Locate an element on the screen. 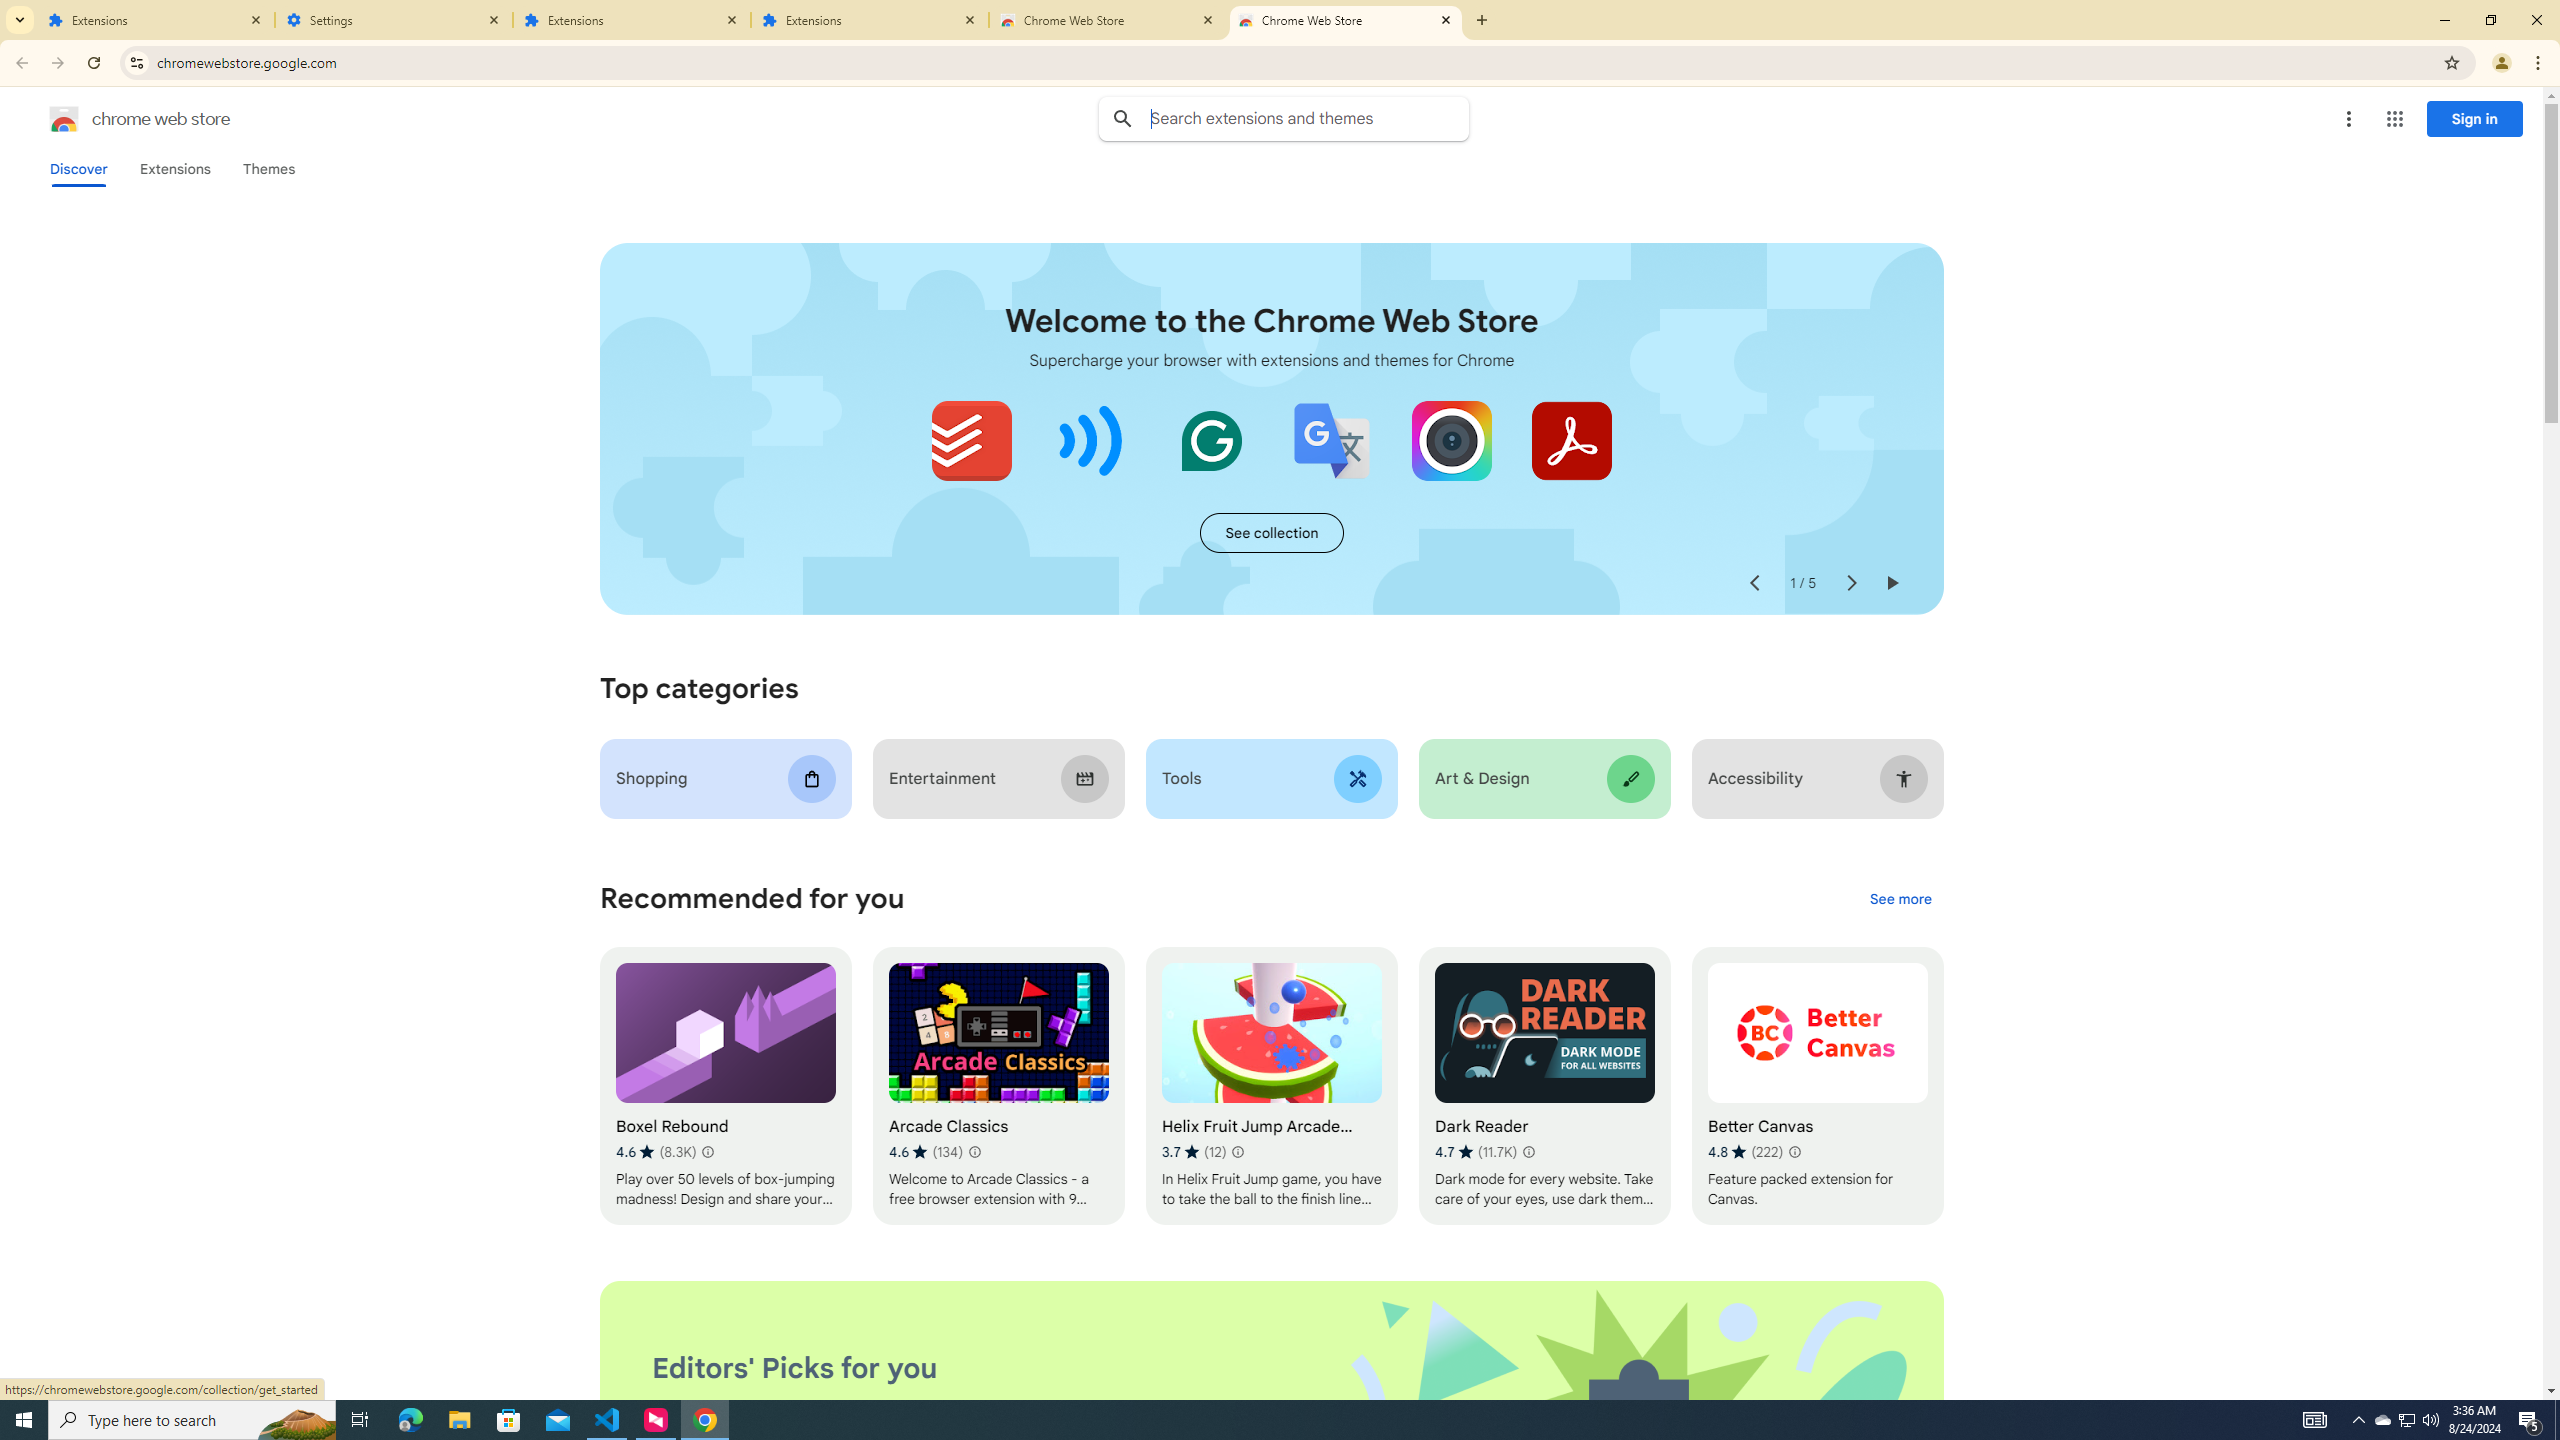 The width and height of the screenshot is (2560, 1440). 'Discover' is located at coordinates (77, 168).